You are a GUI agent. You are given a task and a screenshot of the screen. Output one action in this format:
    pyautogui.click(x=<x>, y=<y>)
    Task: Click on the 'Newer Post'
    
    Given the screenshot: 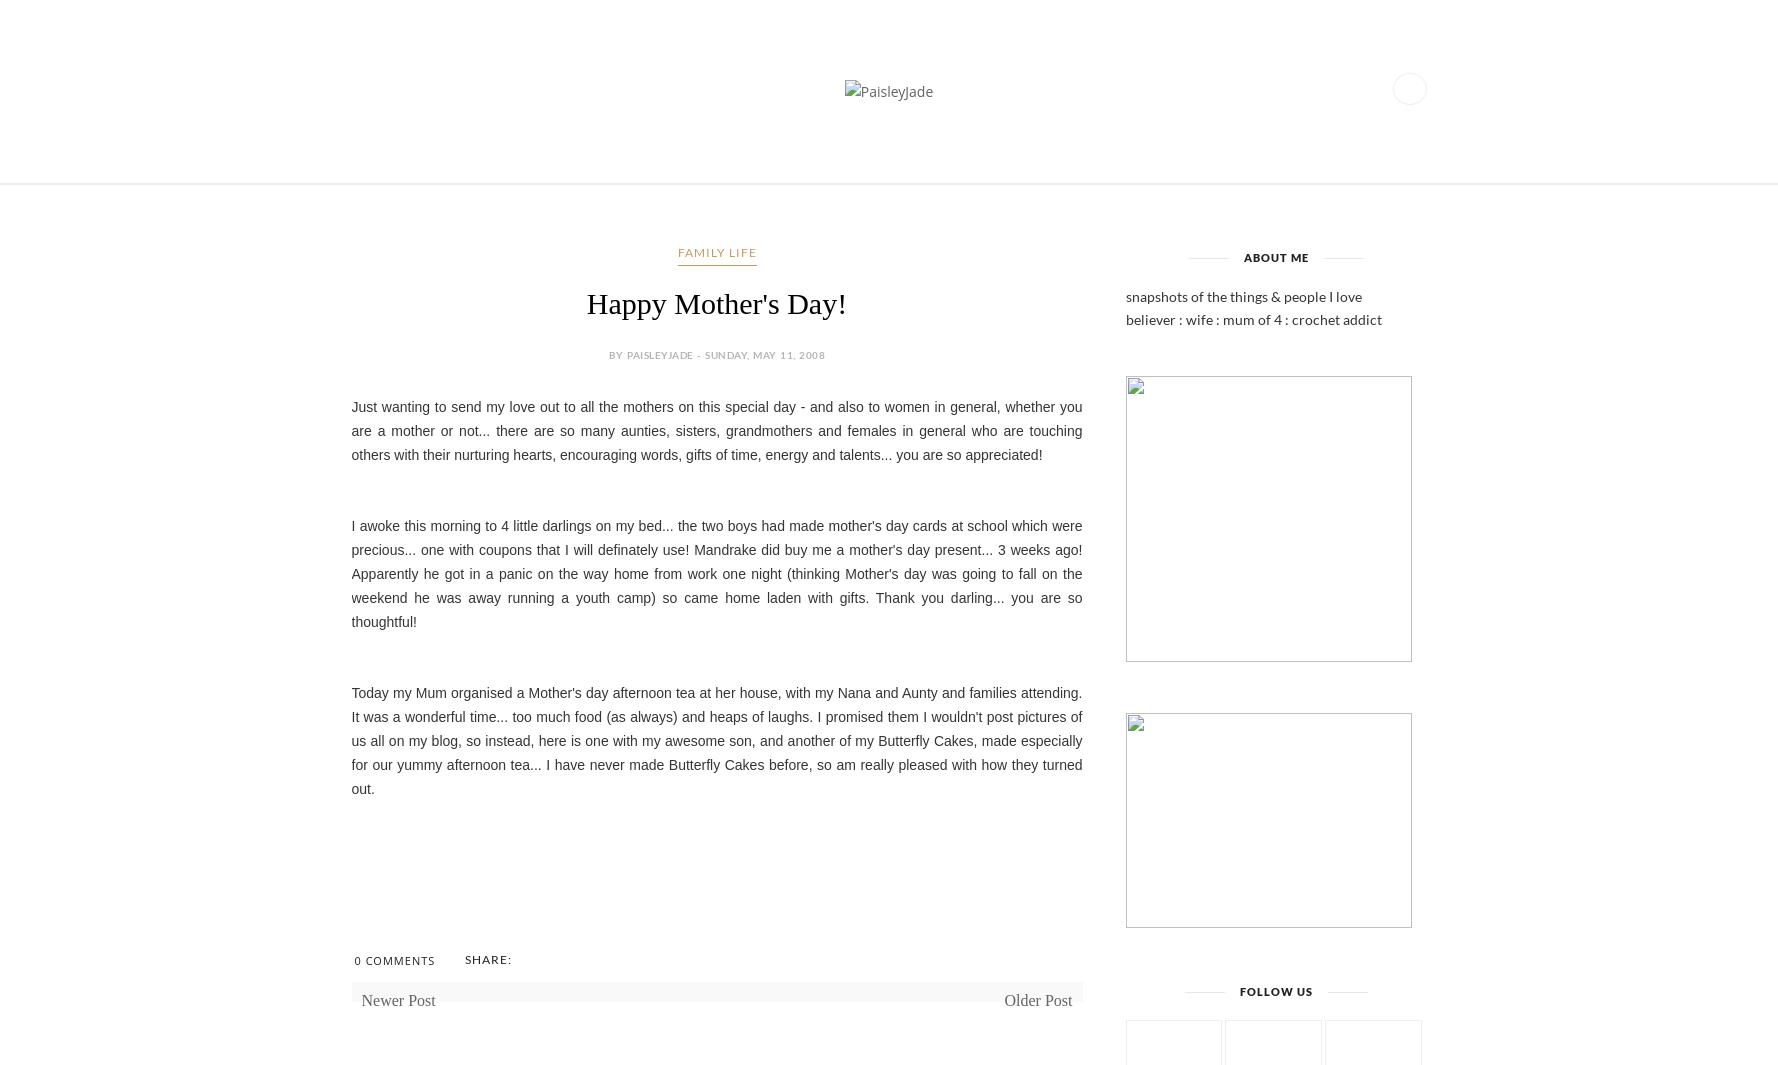 What is the action you would take?
    pyautogui.click(x=397, y=1000)
    